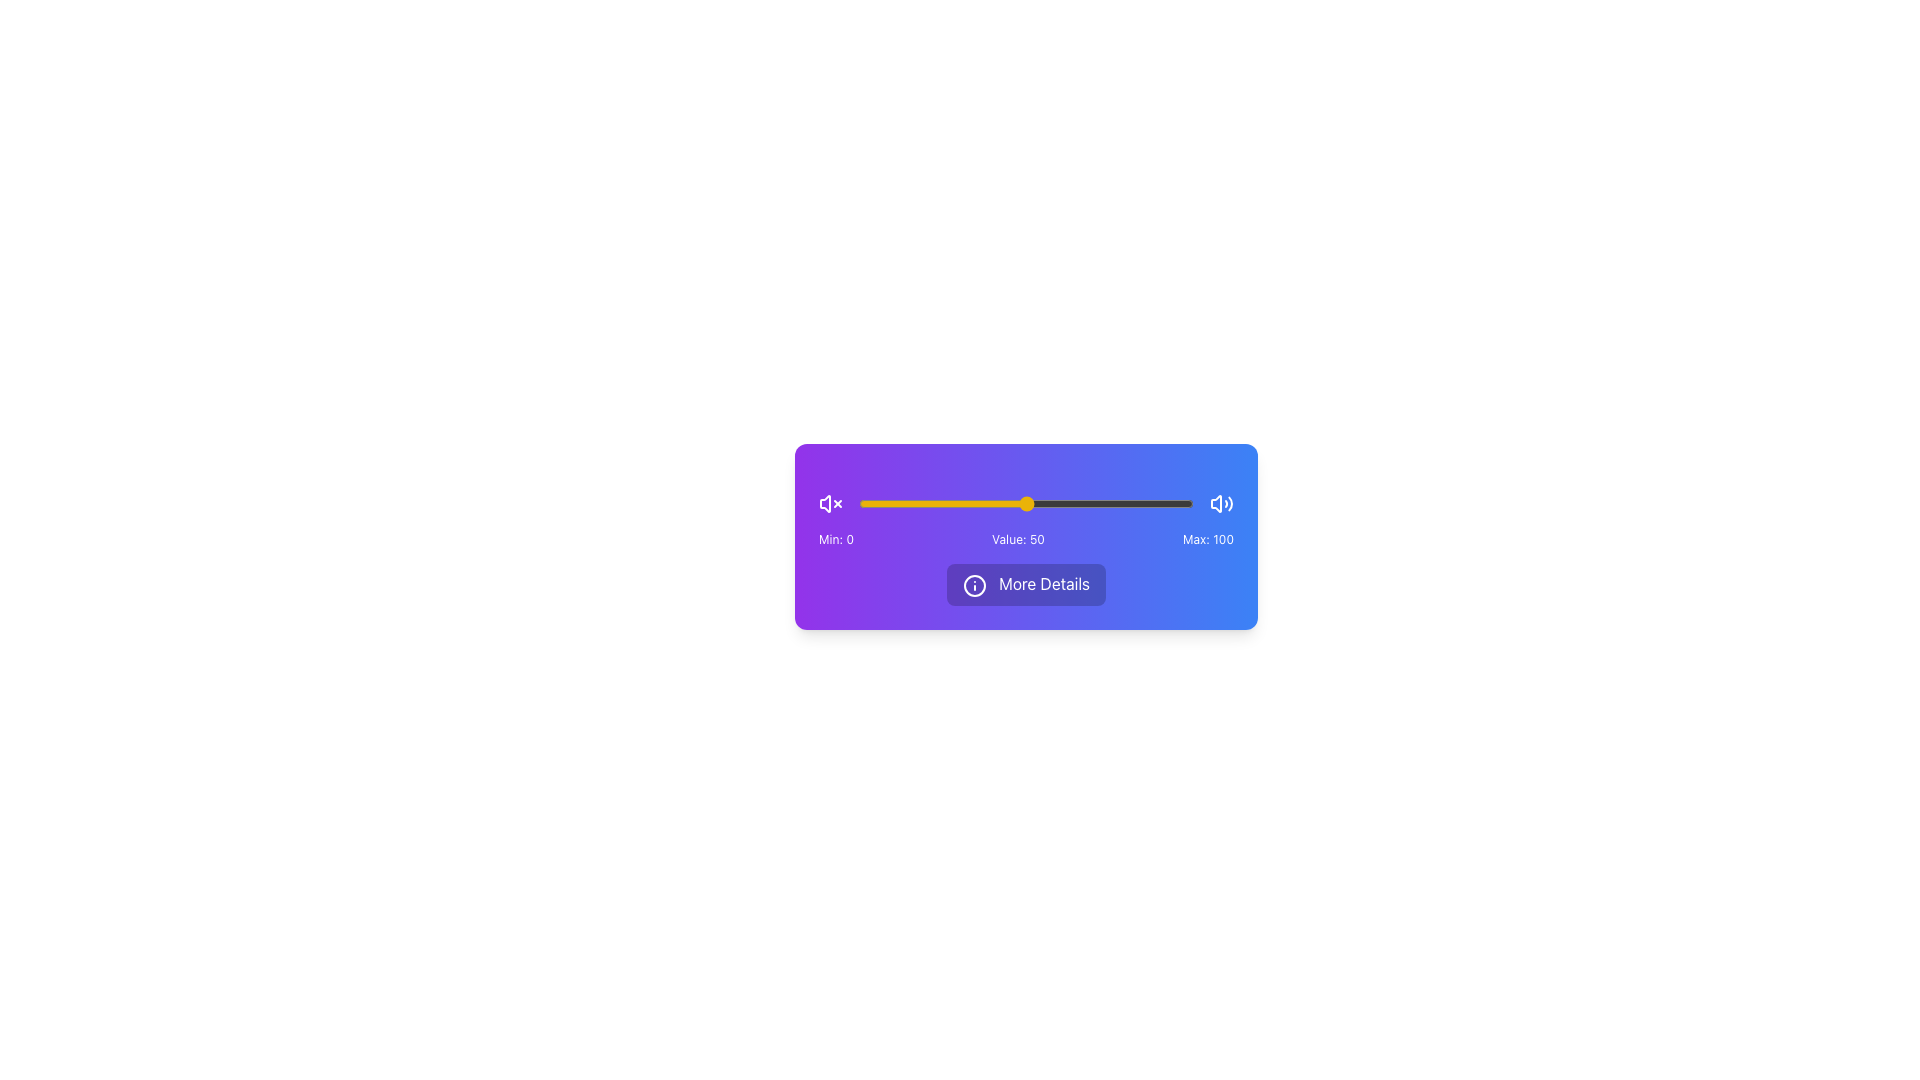  I want to click on the speaker icon representing sound output or volume, which is located to the far right of the horizontal layout group containing sound-related controls, so click(1221, 503).